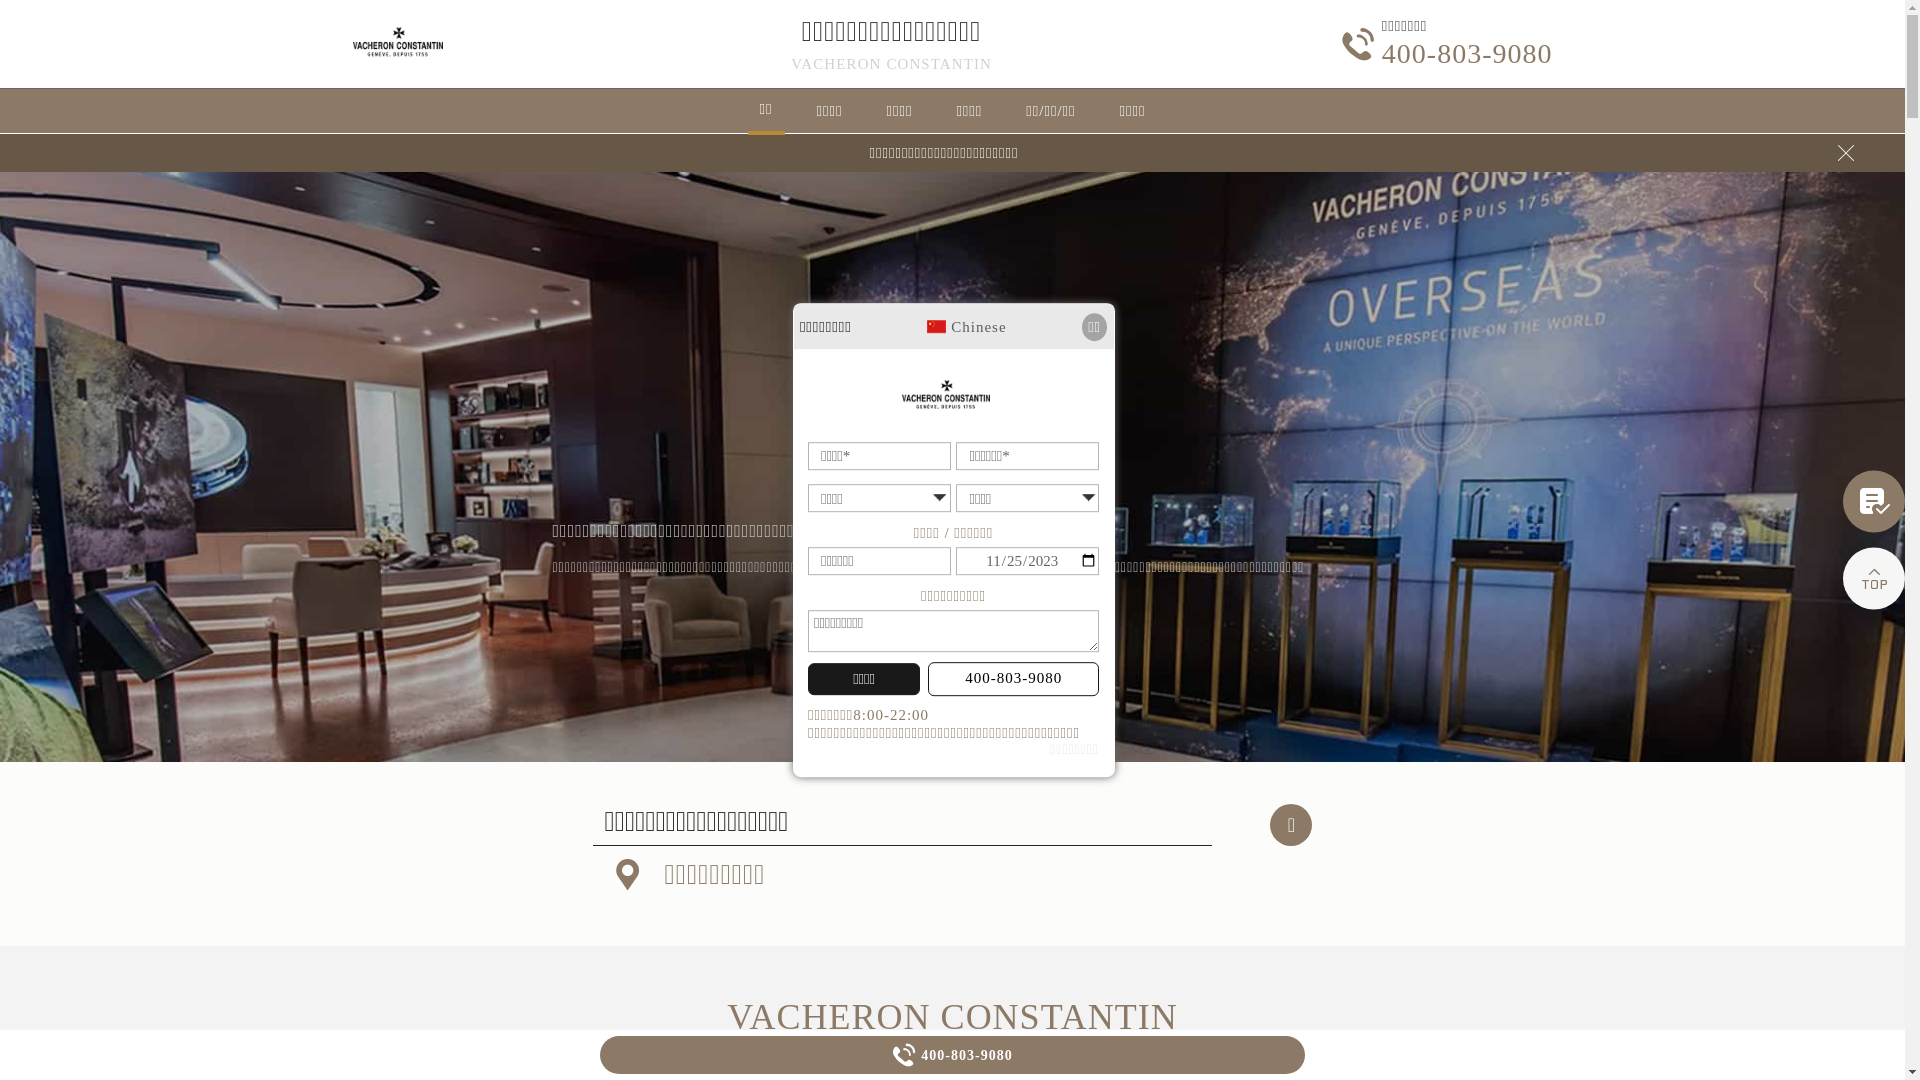 The width and height of the screenshot is (1920, 1080). I want to click on '400-803-9080', so click(1013, 677).